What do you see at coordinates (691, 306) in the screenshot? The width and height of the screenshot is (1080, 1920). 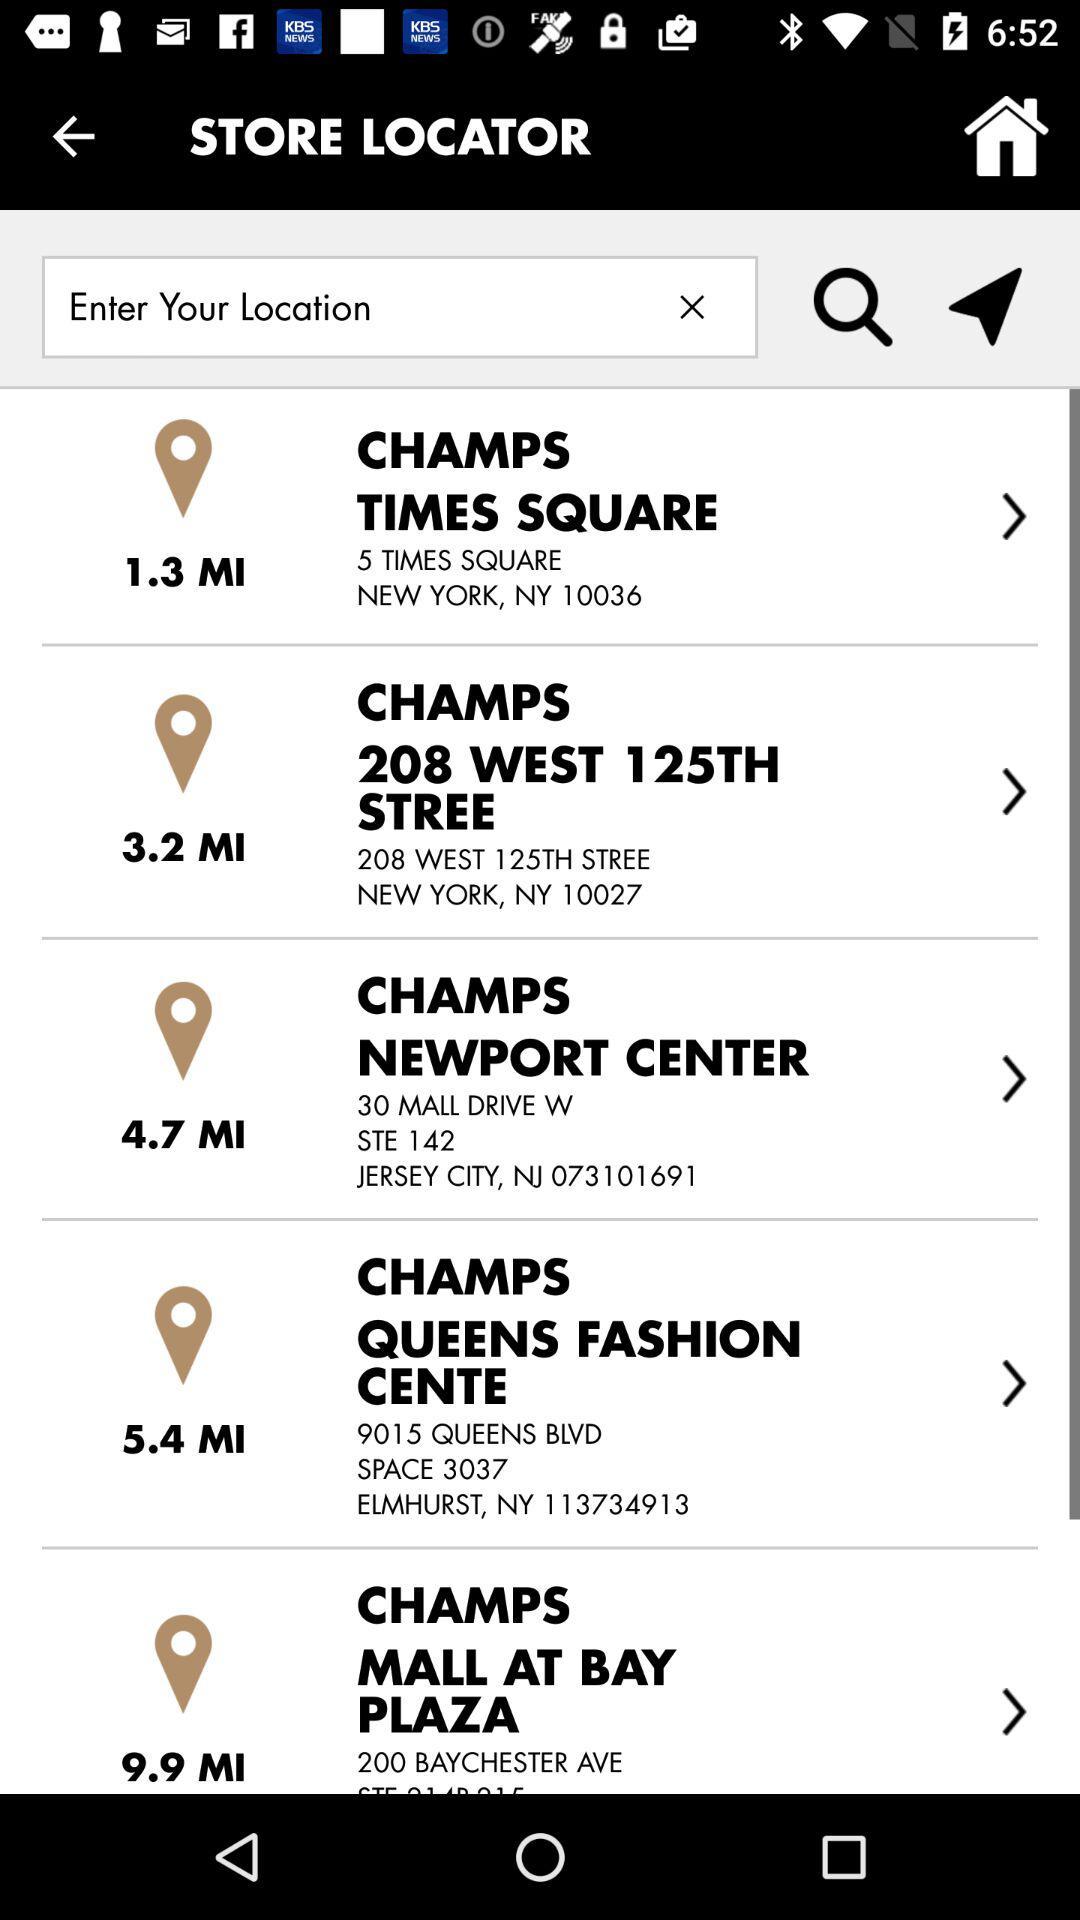 I see `delete text` at bounding box center [691, 306].